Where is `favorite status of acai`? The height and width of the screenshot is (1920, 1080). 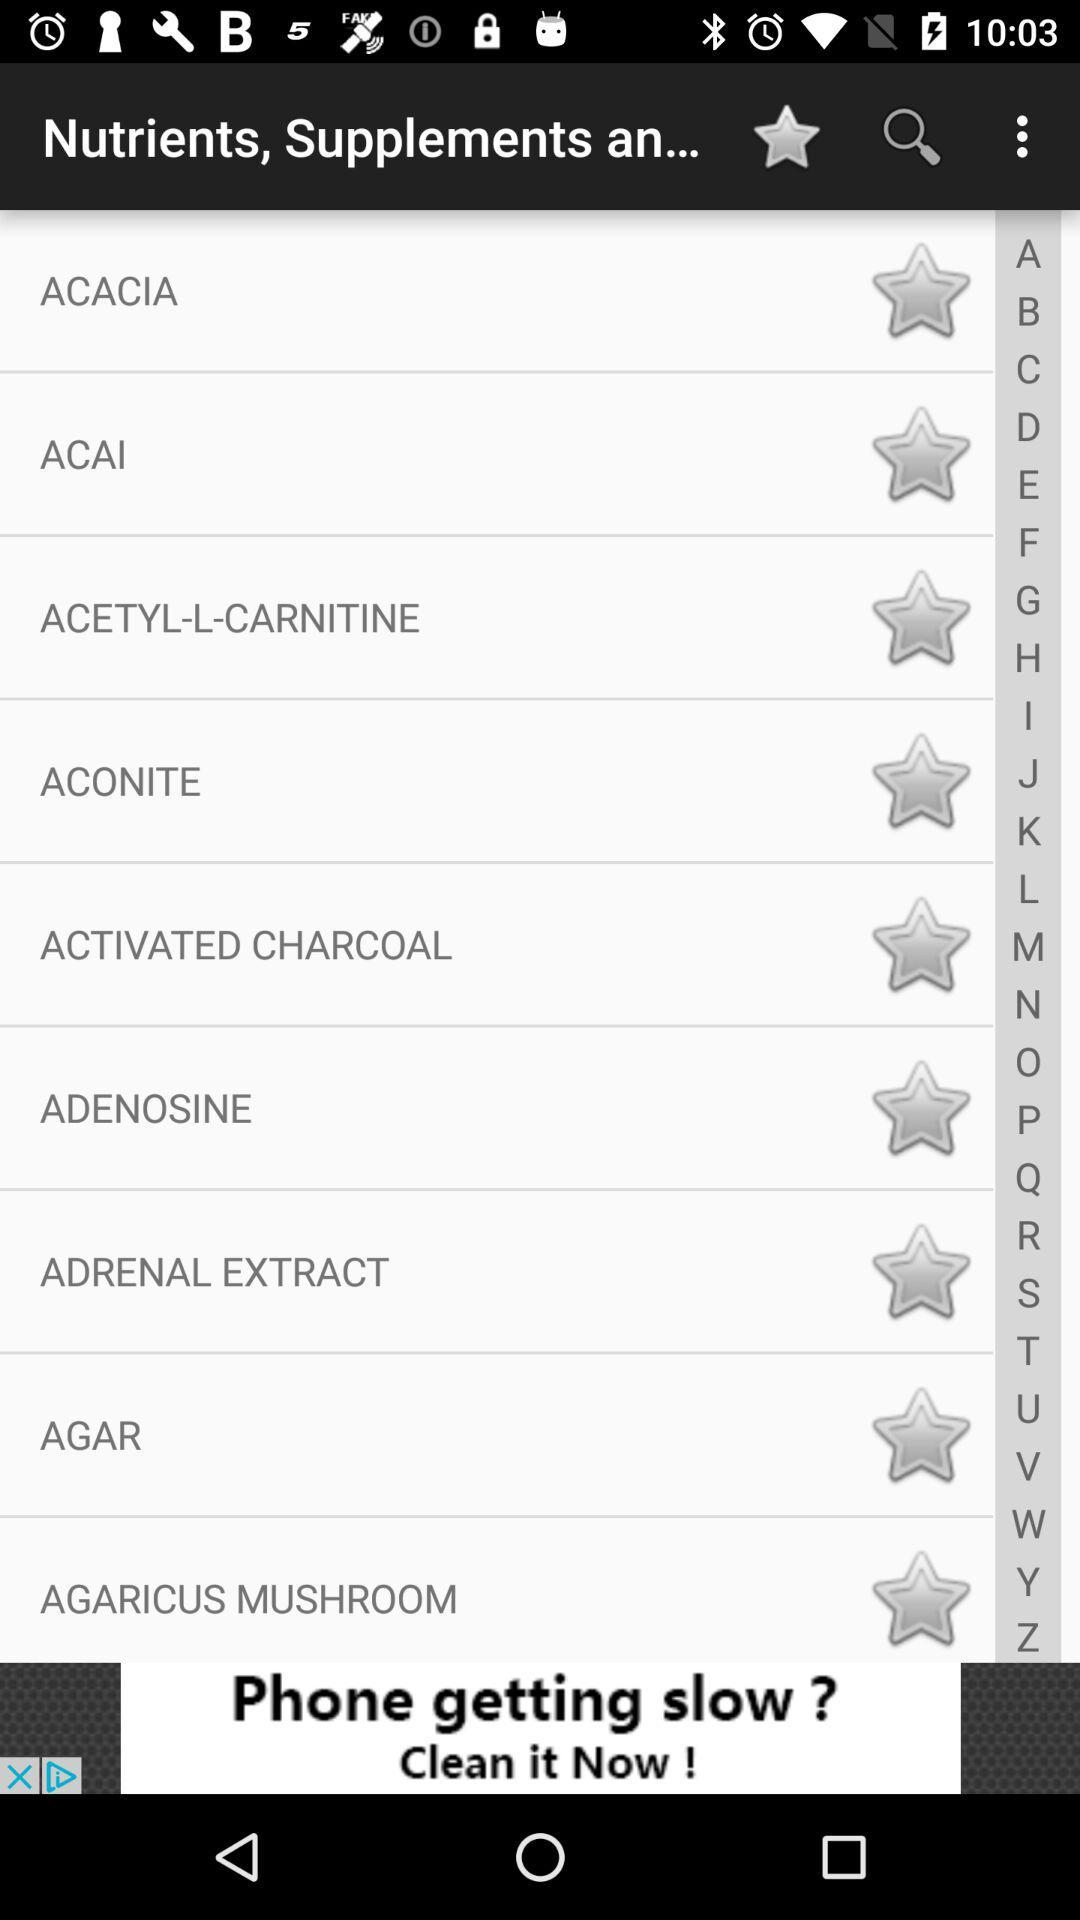 favorite status of acai is located at coordinates (920, 452).